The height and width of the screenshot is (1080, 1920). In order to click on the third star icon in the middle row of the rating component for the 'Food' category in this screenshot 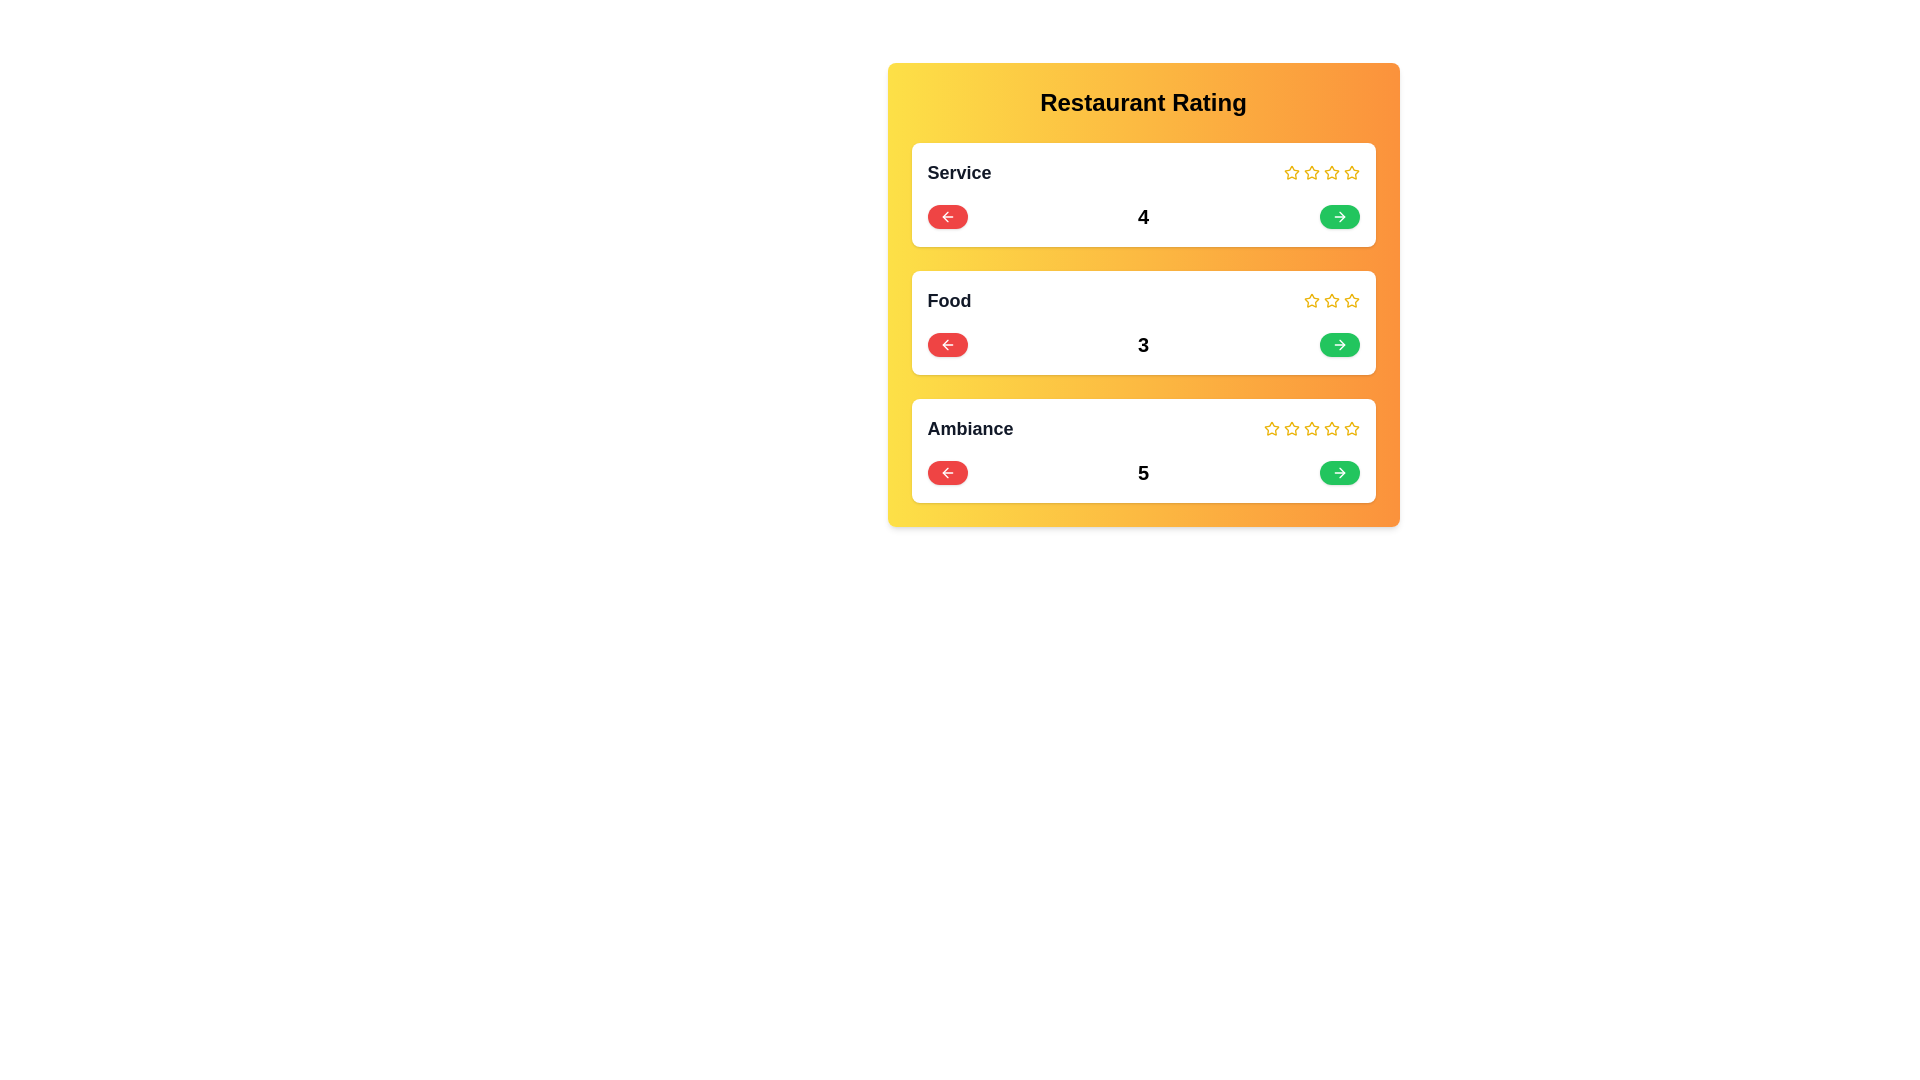, I will do `click(1351, 300)`.